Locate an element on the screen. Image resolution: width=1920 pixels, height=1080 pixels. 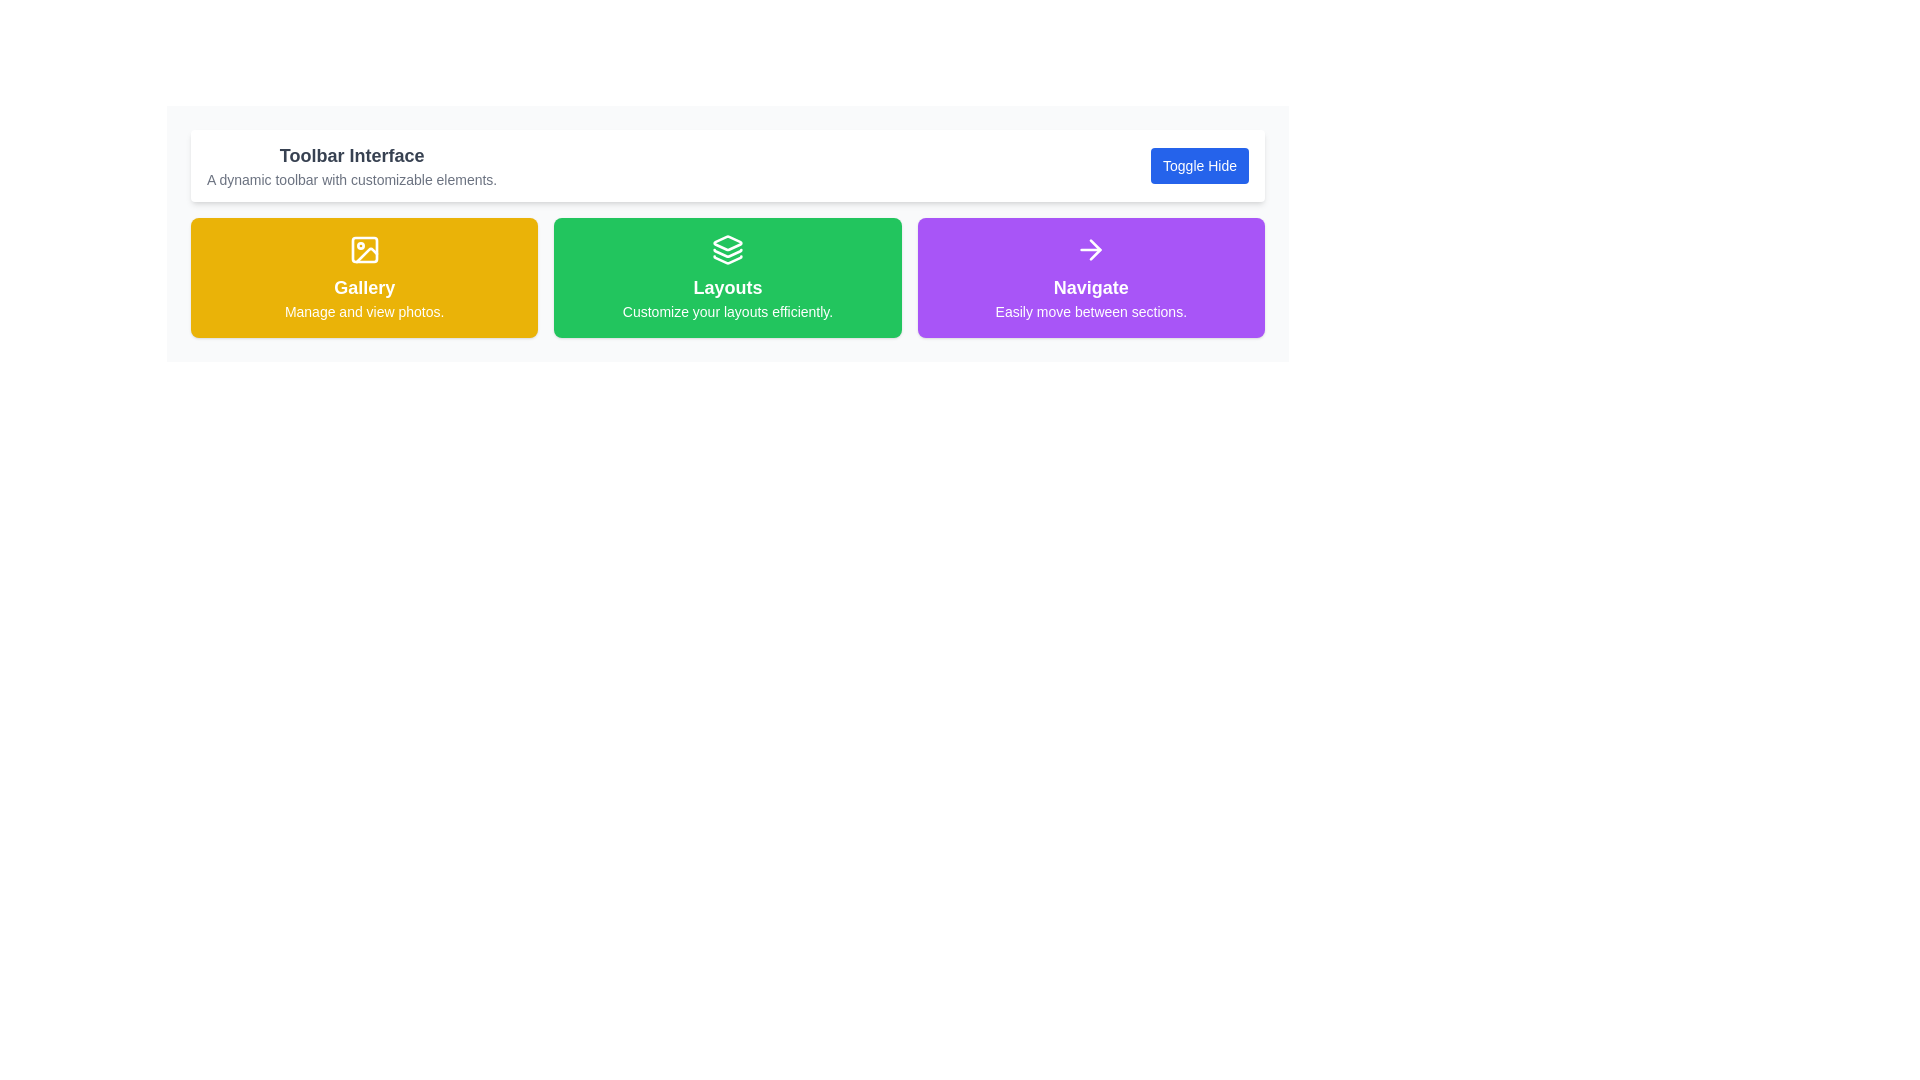
the third layer polygonal shape of the layered icon within the 'Layouts' button in the green section of the UI is located at coordinates (727, 258).